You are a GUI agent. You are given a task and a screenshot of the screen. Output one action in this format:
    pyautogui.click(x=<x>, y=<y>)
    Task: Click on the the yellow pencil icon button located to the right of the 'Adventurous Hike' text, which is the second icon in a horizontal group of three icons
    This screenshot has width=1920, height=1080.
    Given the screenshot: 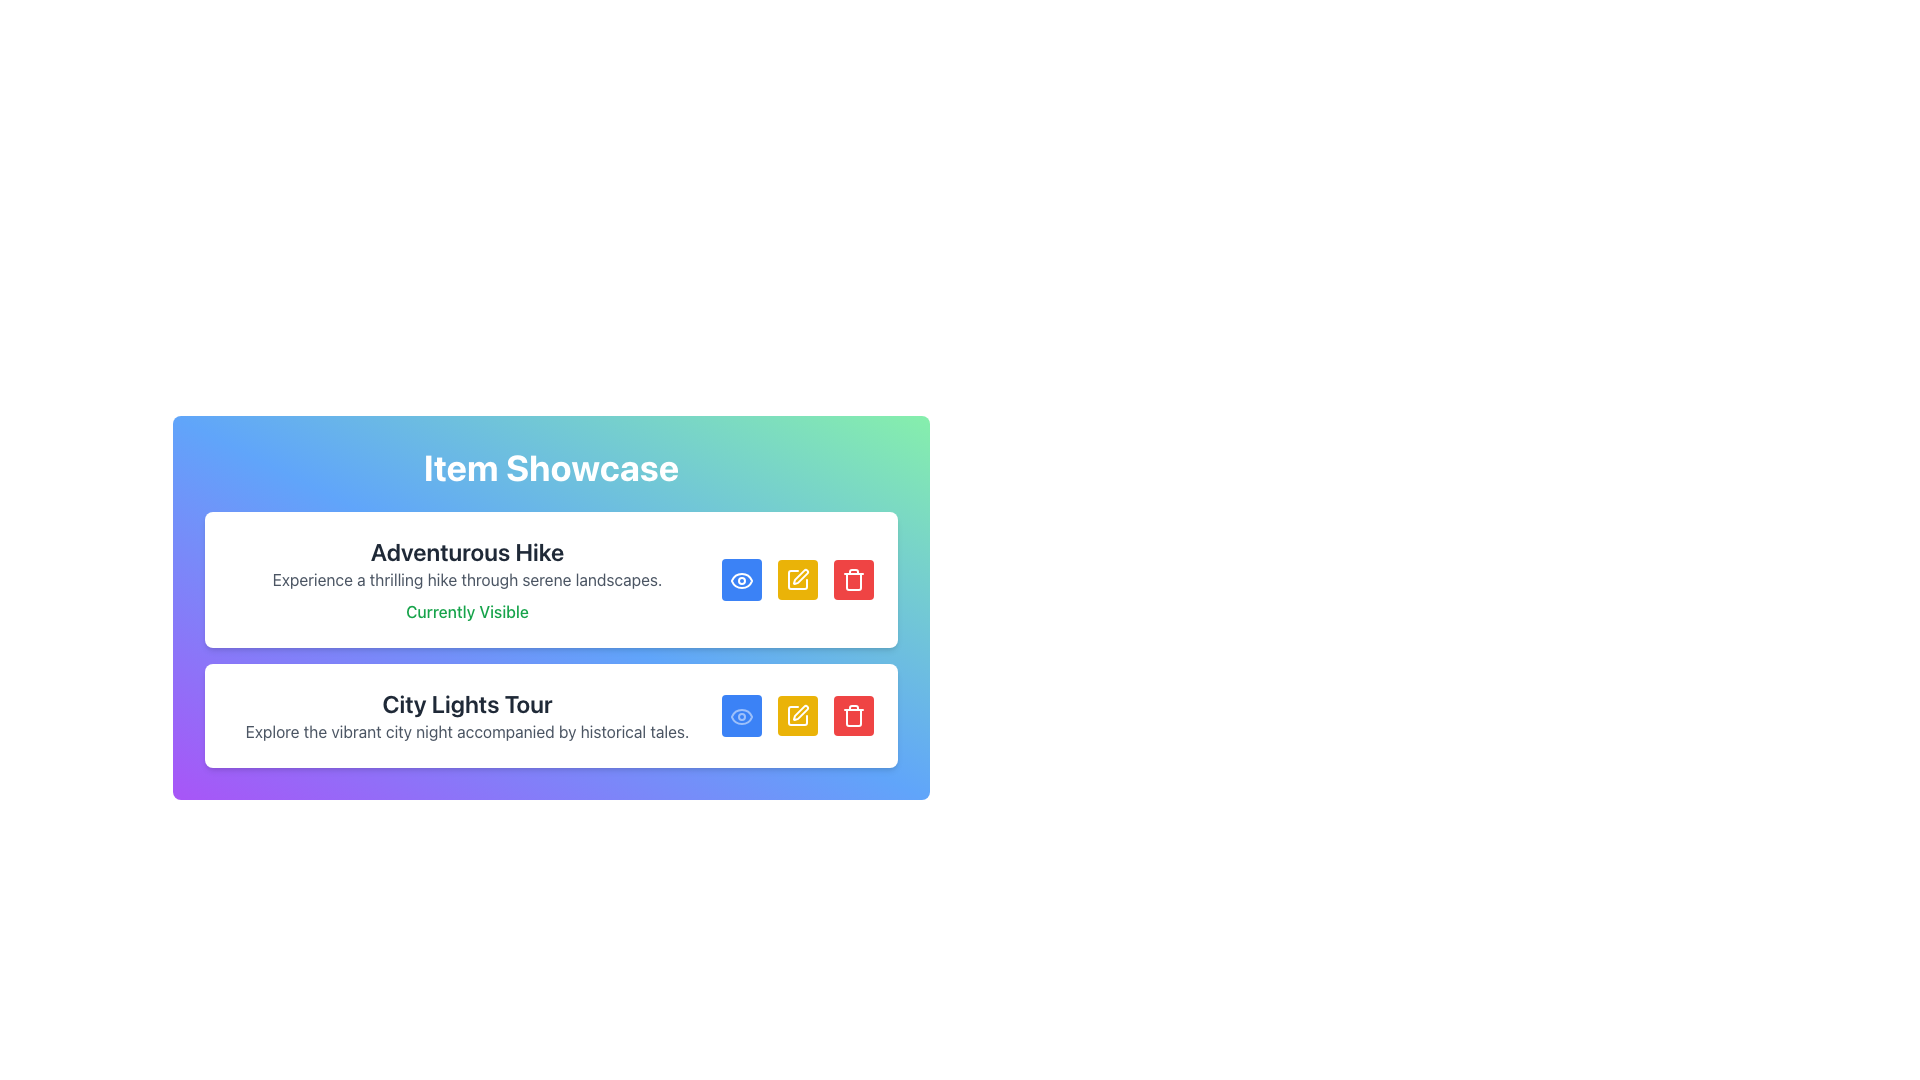 What is the action you would take?
    pyautogui.click(x=796, y=579)
    